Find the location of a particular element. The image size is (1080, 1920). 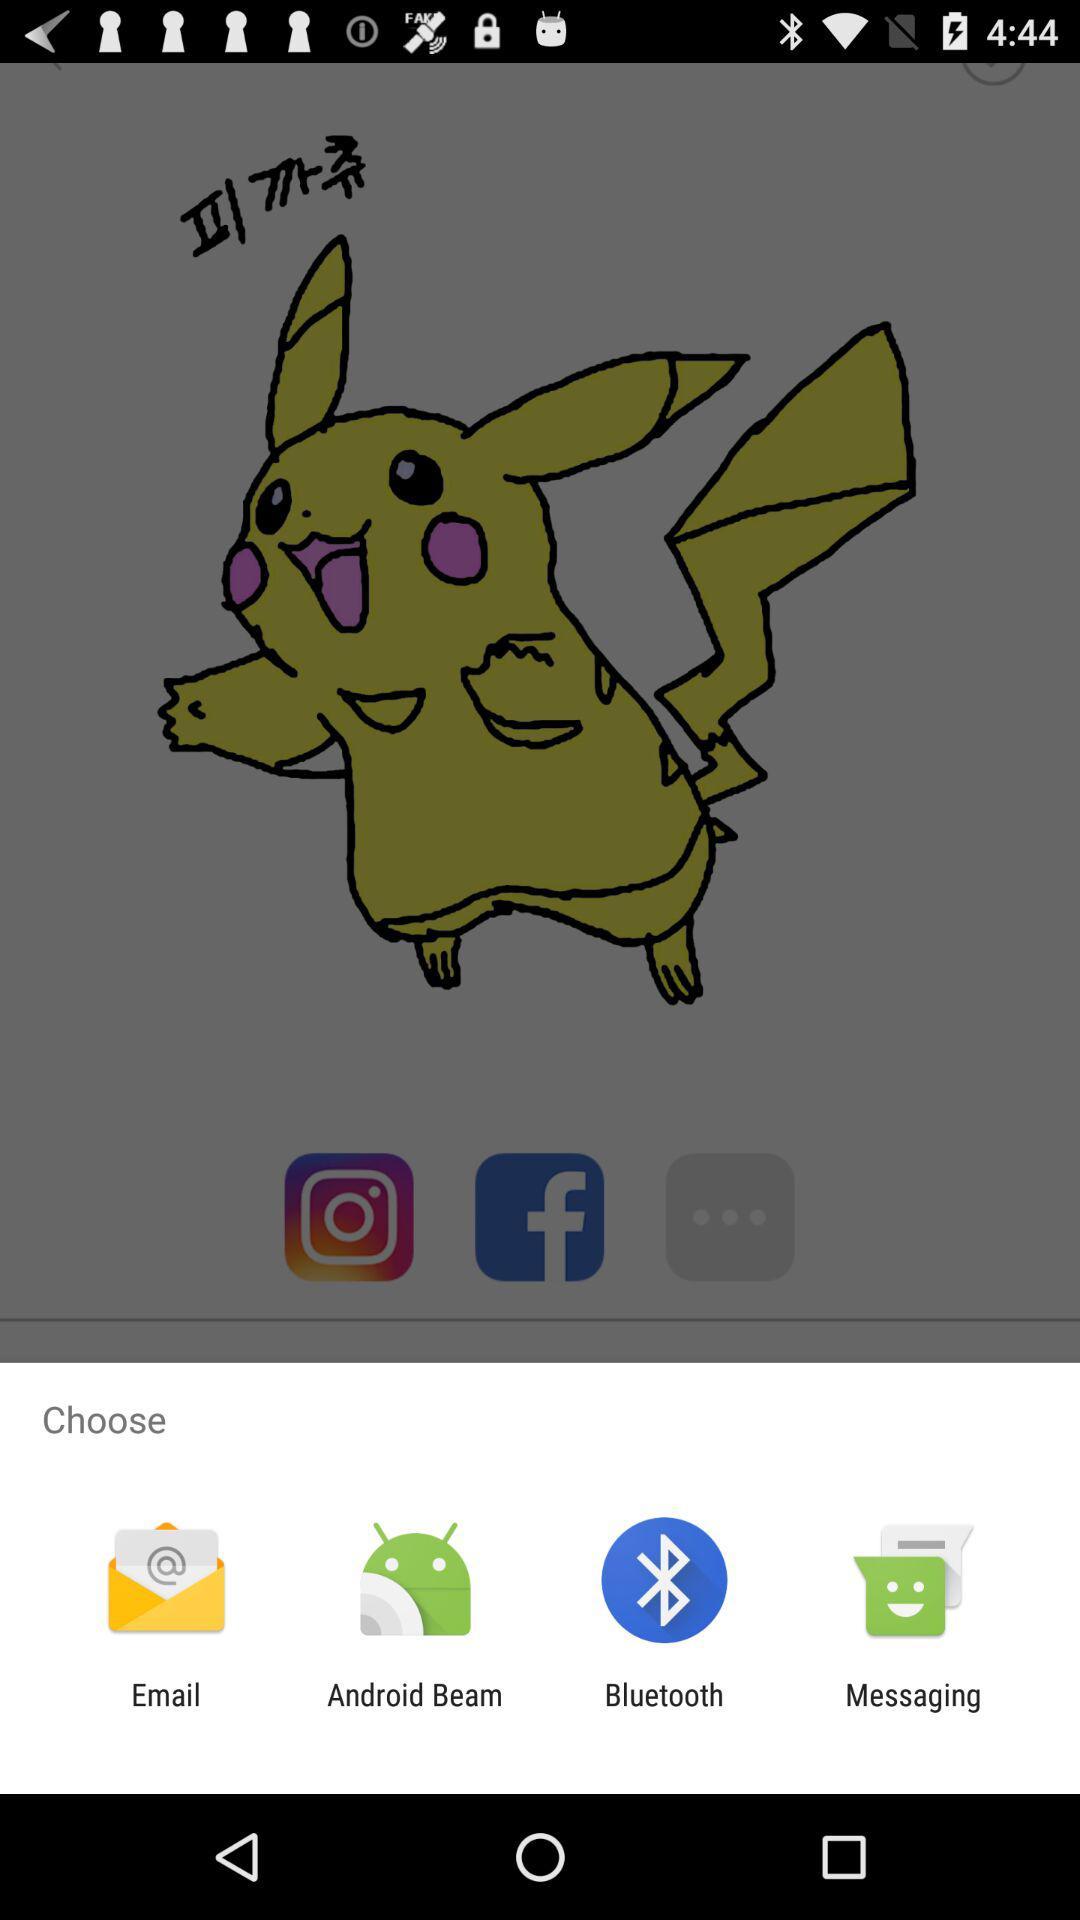

android beam icon is located at coordinates (414, 1711).